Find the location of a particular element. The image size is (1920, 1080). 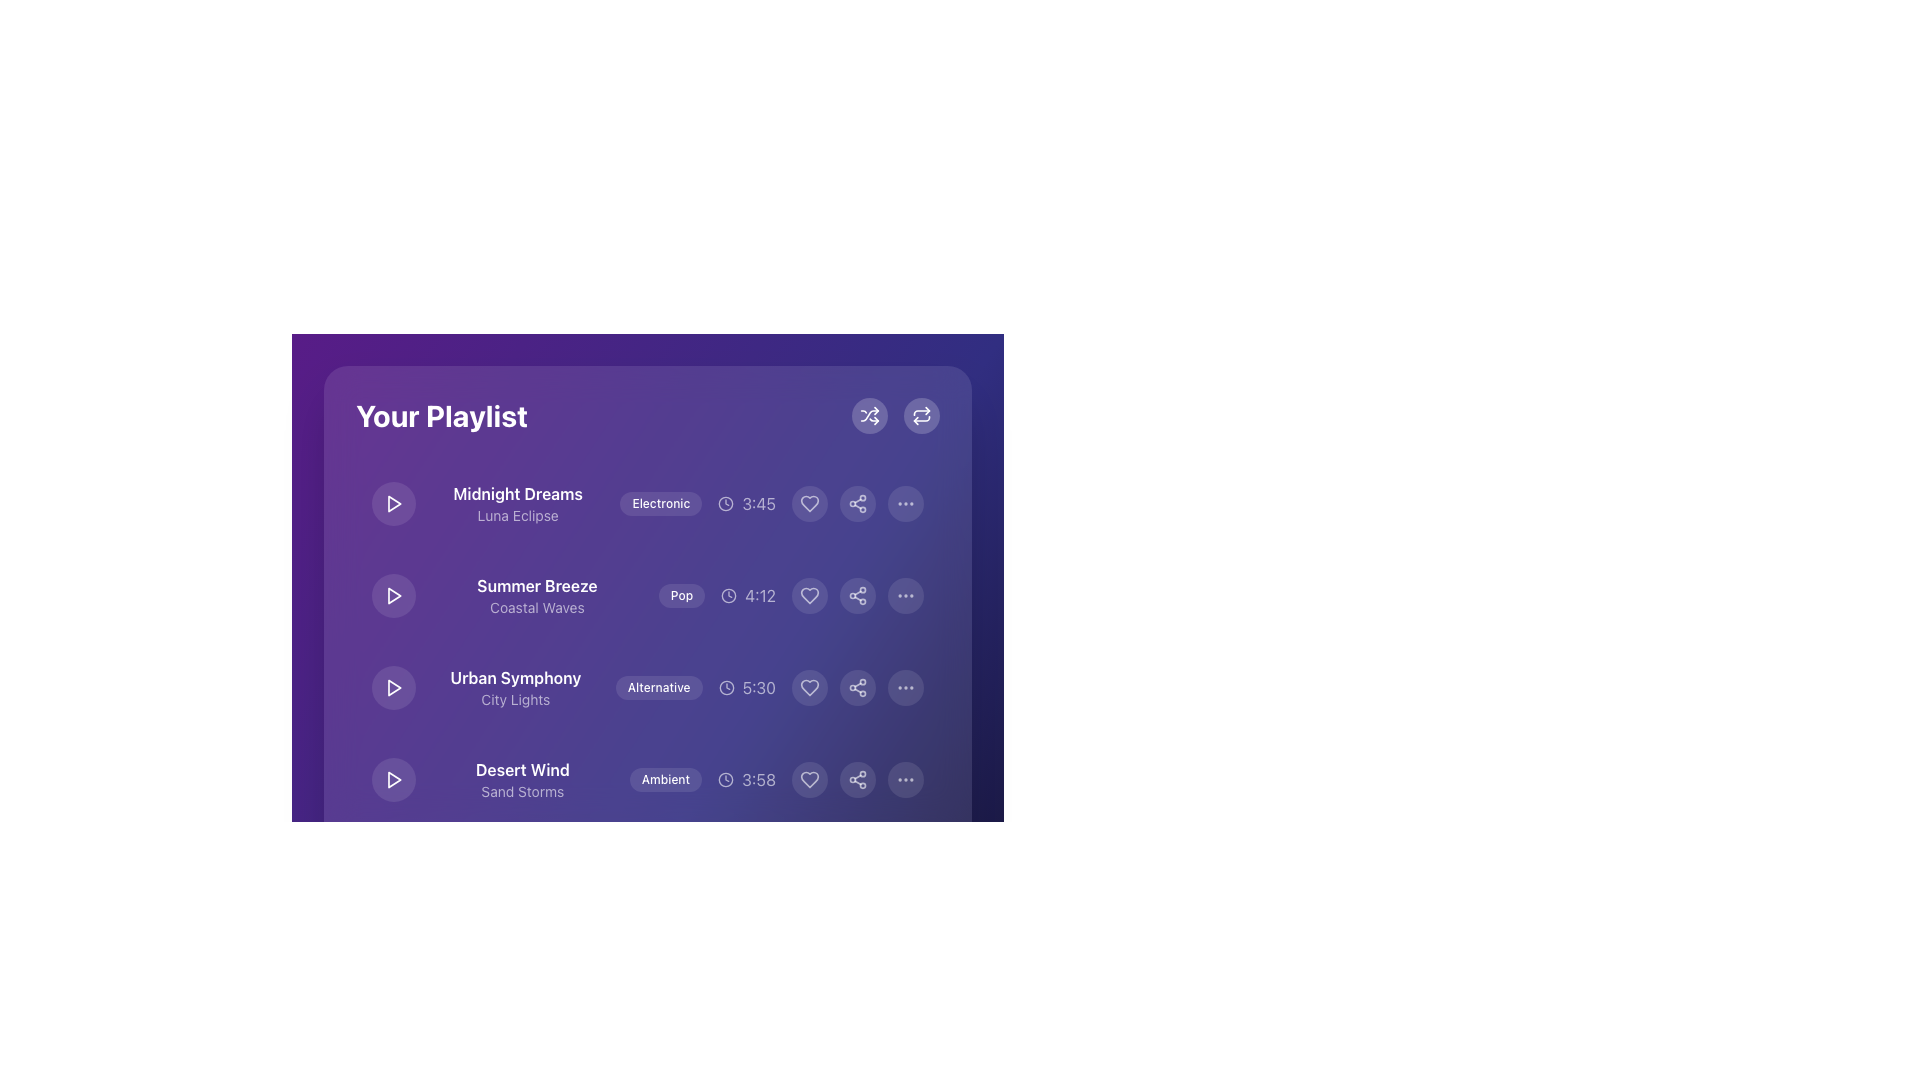

the circular sharing button located as the third interactive button in a horizontal group aligned to the right of the track information section for the 'Summer Breeze' song is located at coordinates (858, 595).